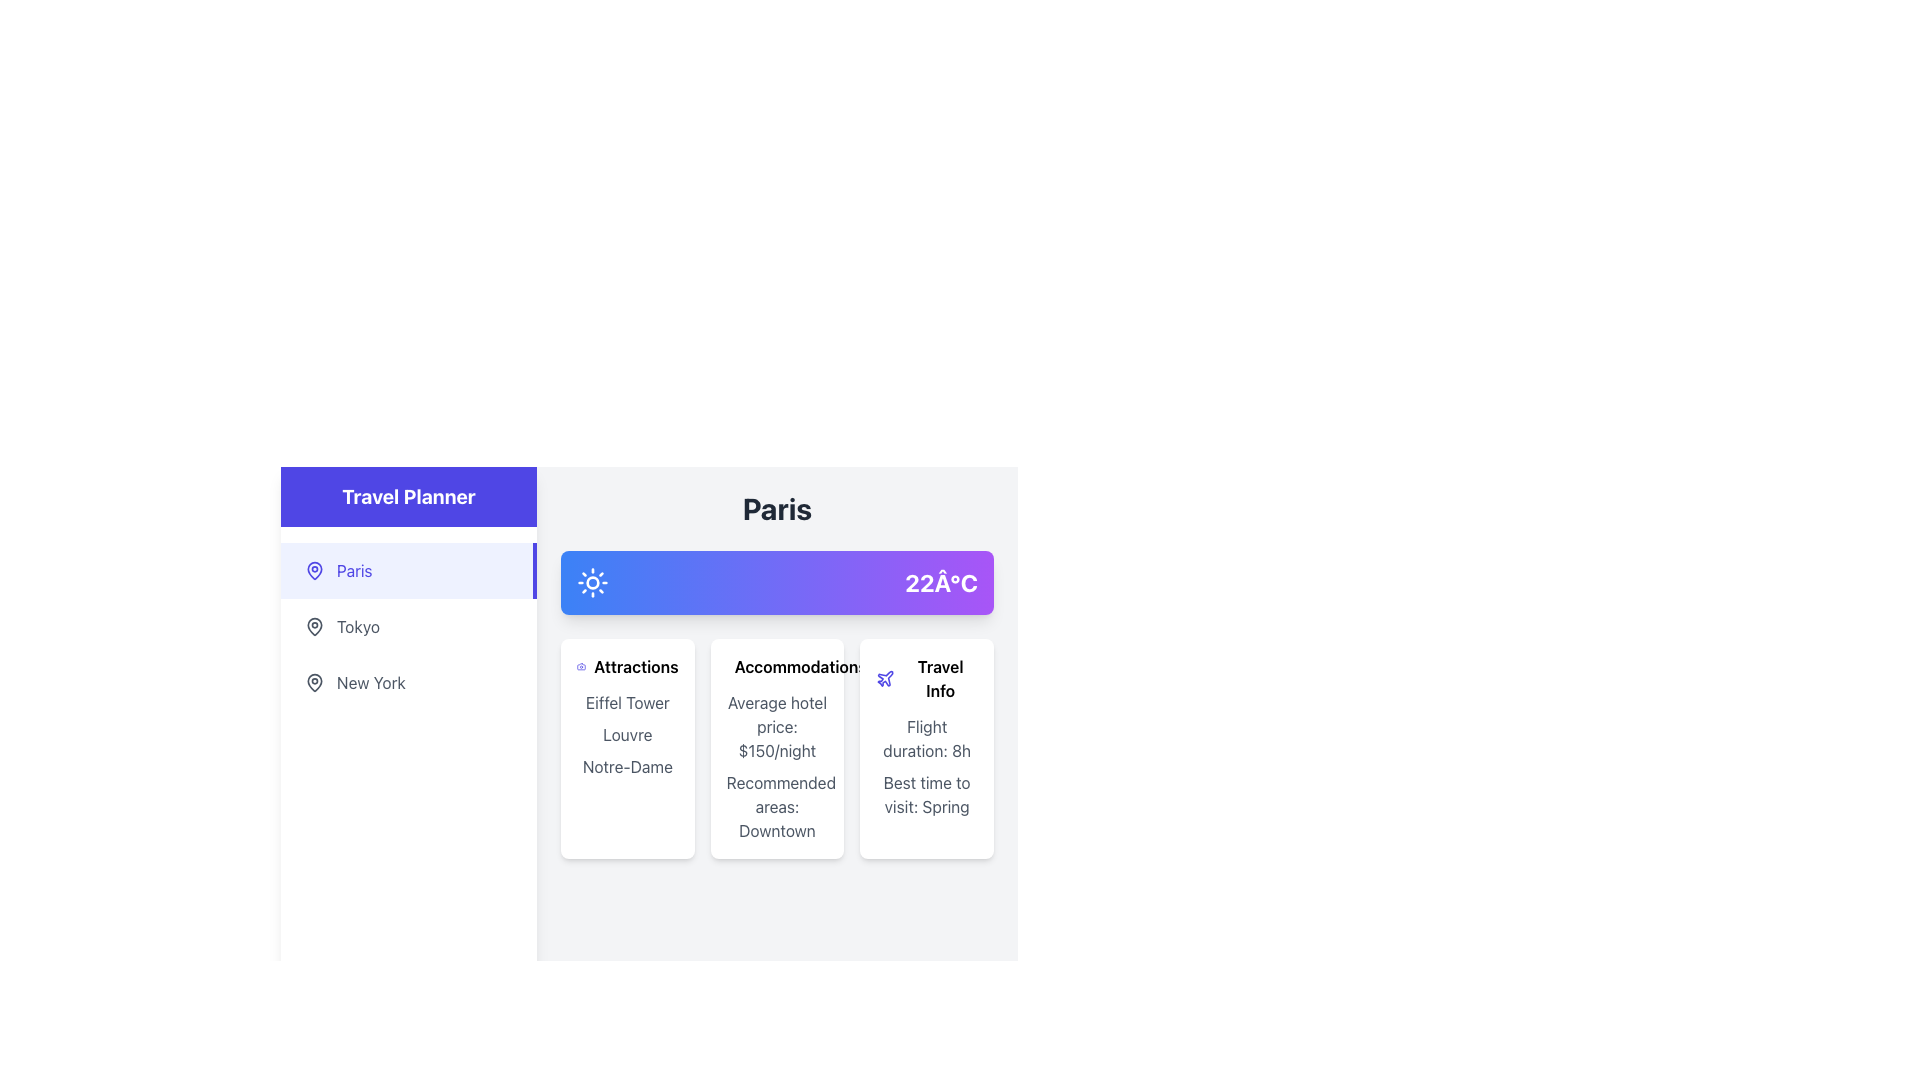 This screenshot has height=1080, width=1920. What do you see at coordinates (926, 739) in the screenshot?
I see `text component displaying 'Flight duration: 8h' located within the bottom section of the 'Travel Info' card` at bounding box center [926, 739].